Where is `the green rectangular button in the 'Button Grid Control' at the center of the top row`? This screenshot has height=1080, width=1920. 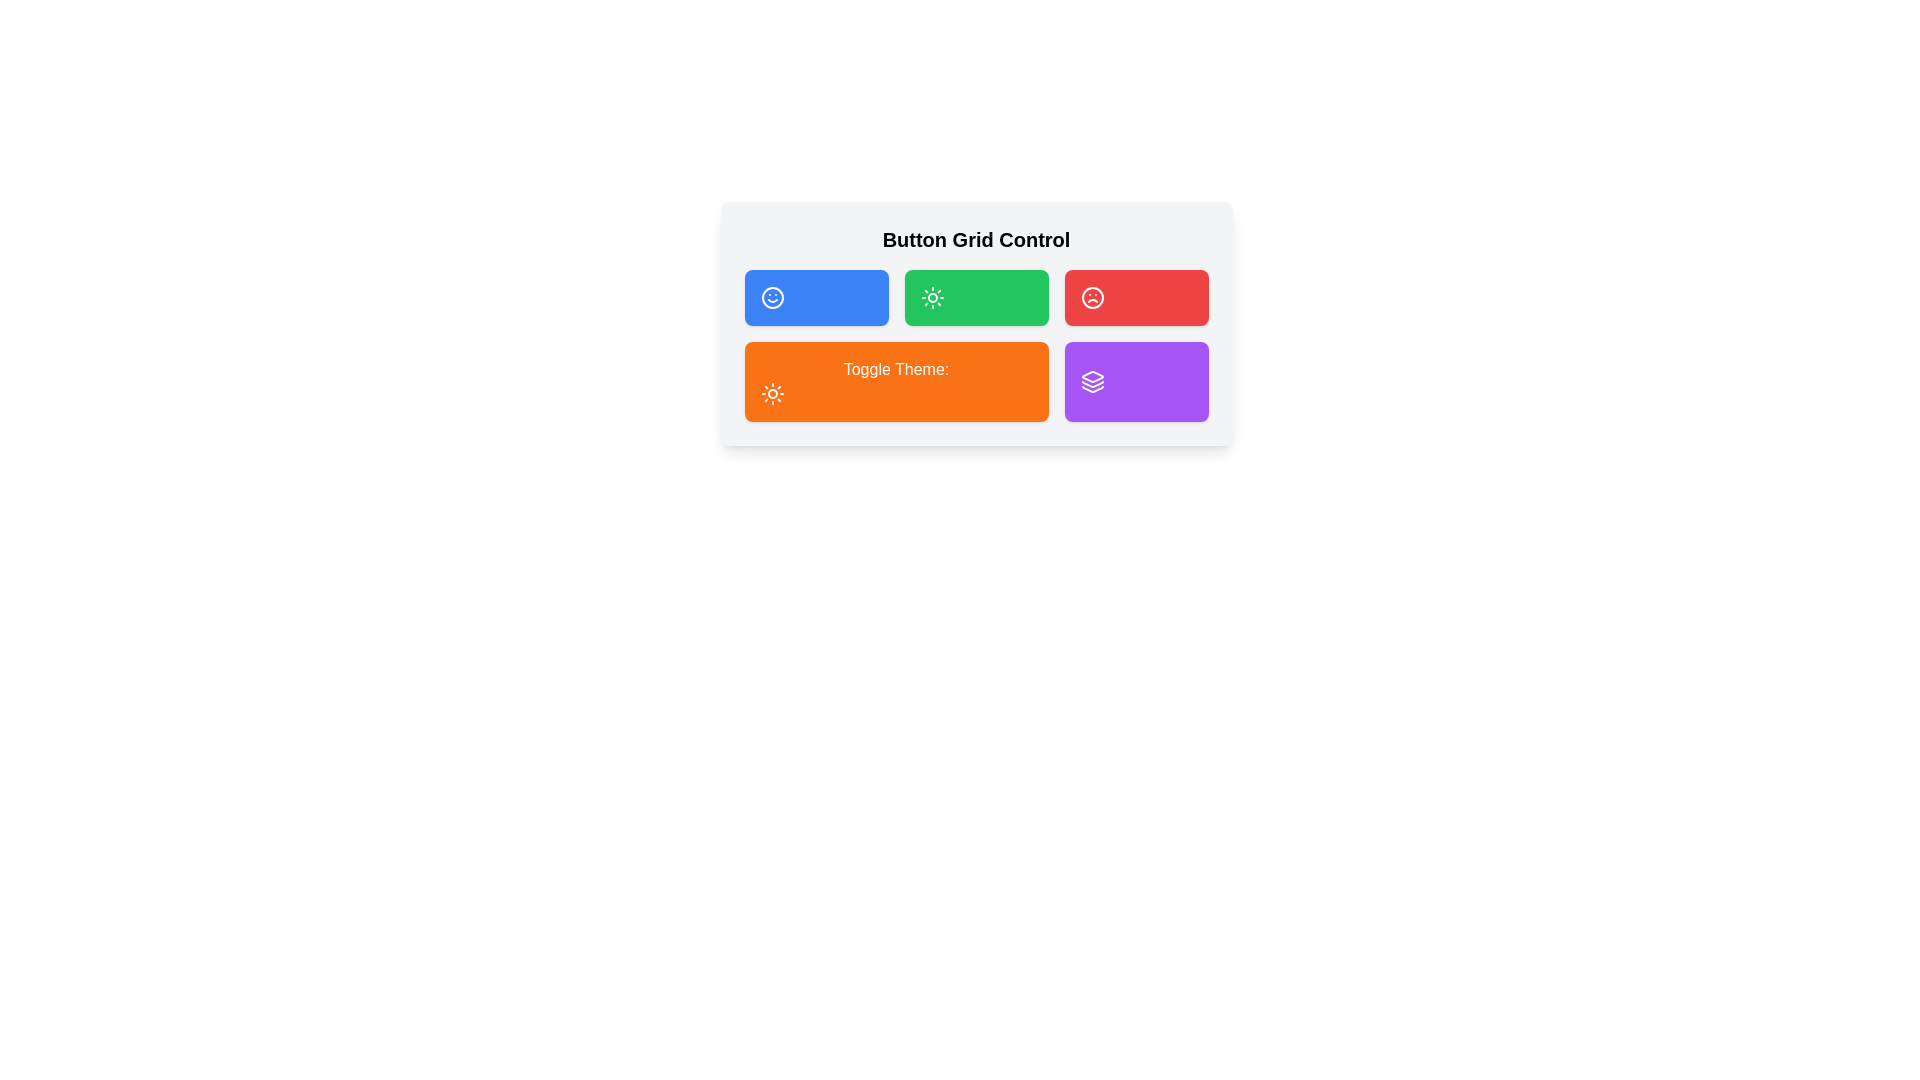
the green rectangular button in the 'Button Grid Control' at the center of the top row is located at coordinates (976, 323).